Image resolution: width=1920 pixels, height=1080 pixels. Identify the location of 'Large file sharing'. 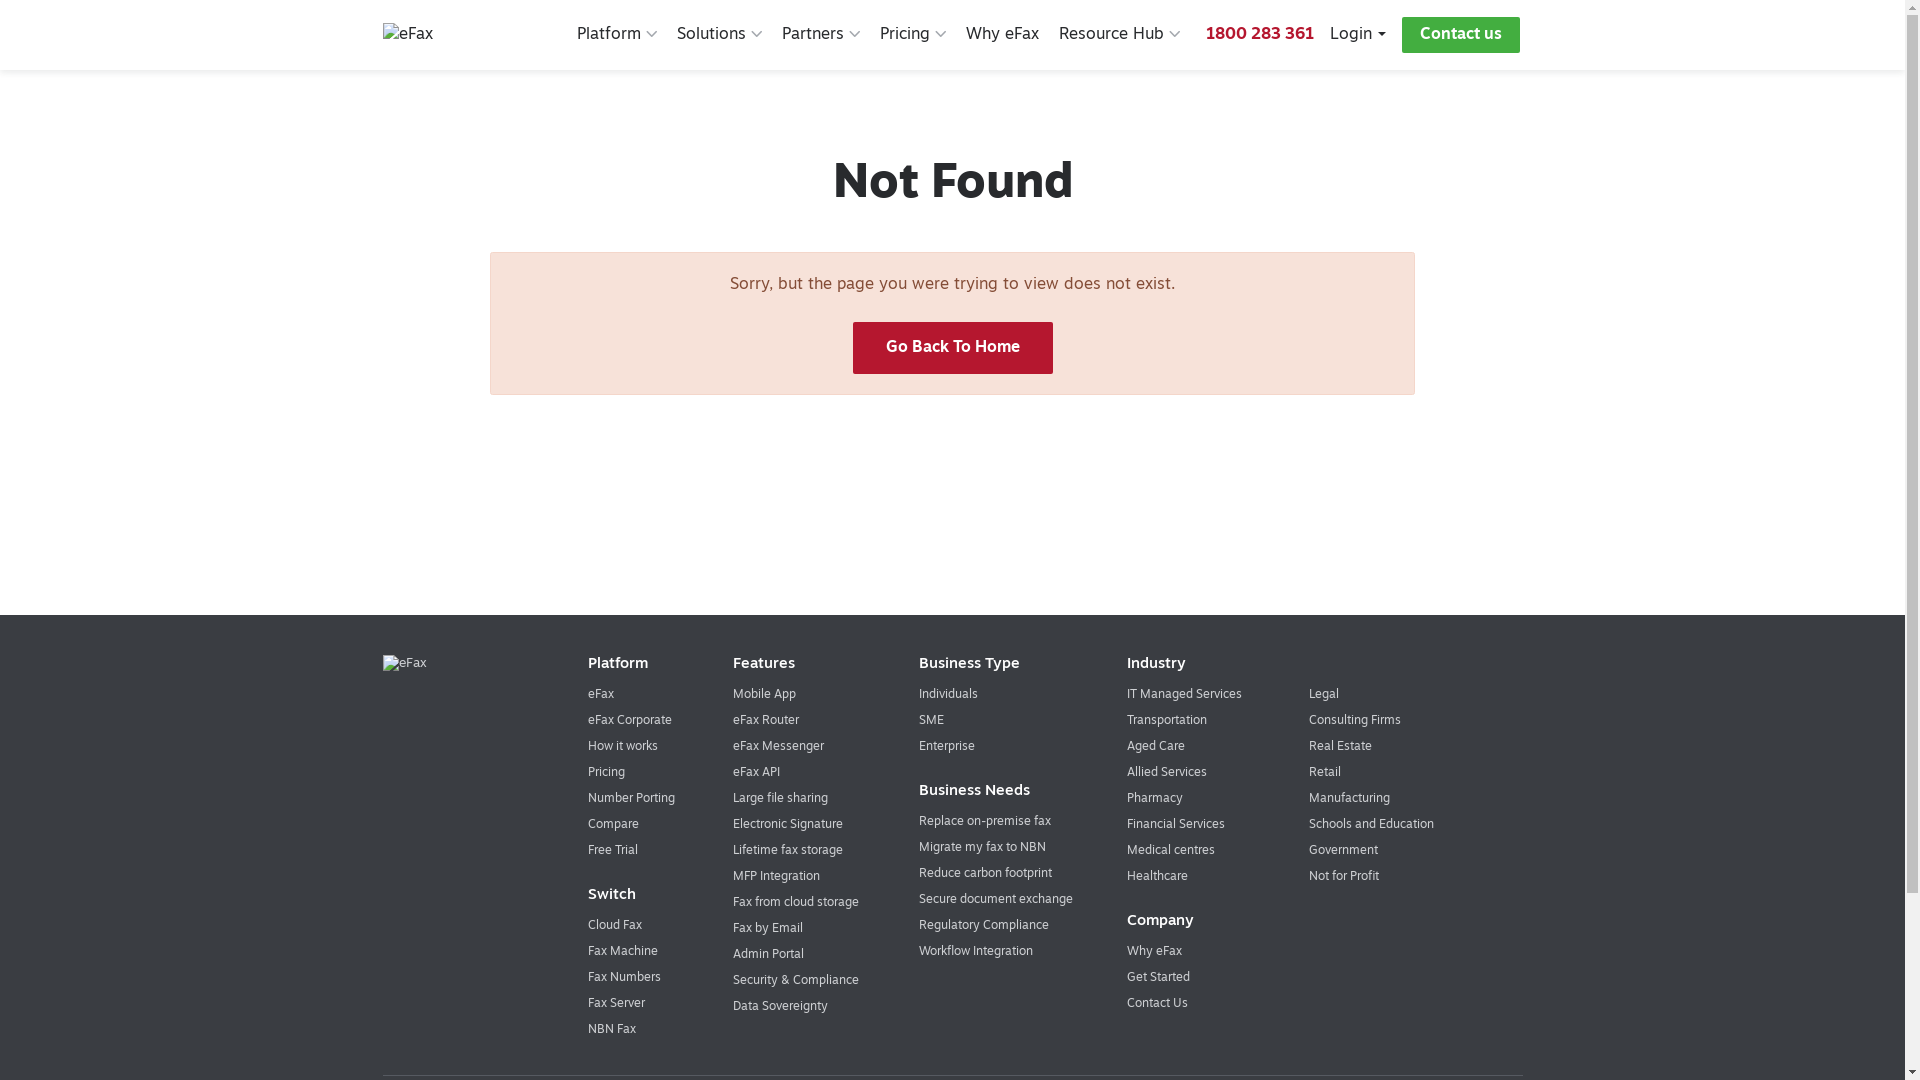
(779, 797).